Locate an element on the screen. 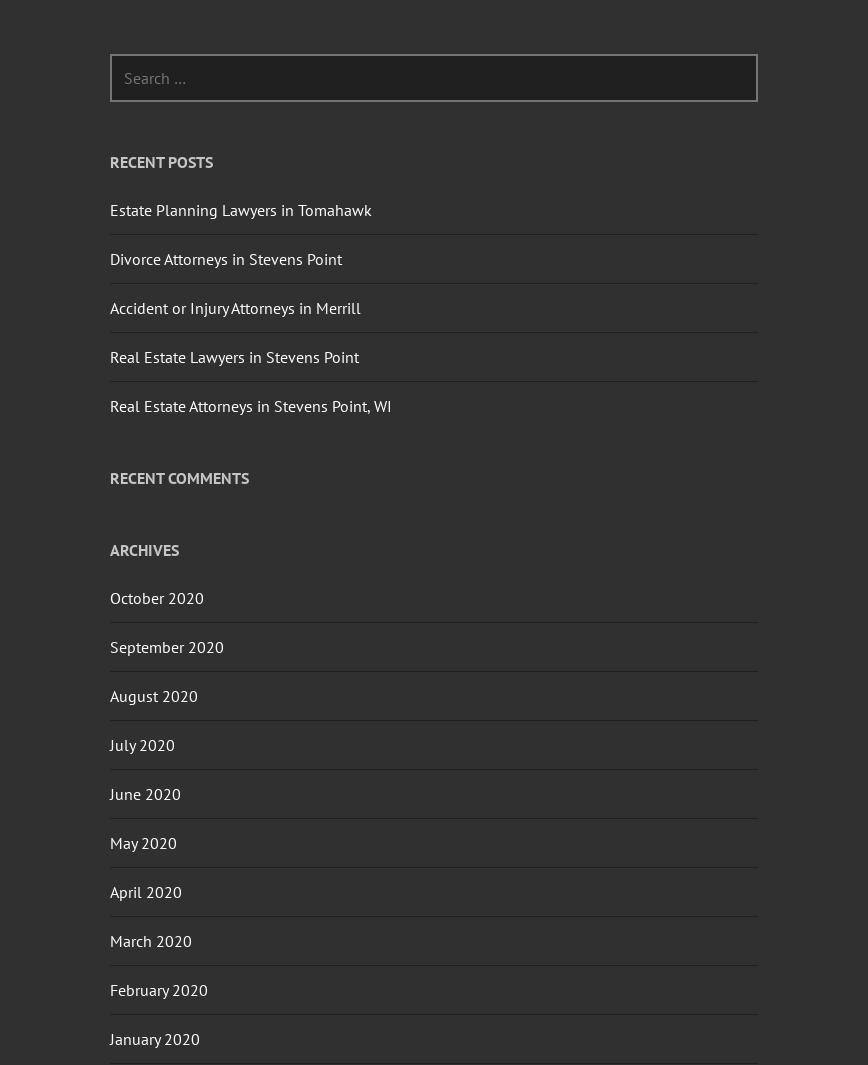 This screenshot has height=1065, width=868. 'Divorce Attorneys in Stevens Point' is located at coordinates (109, 257).